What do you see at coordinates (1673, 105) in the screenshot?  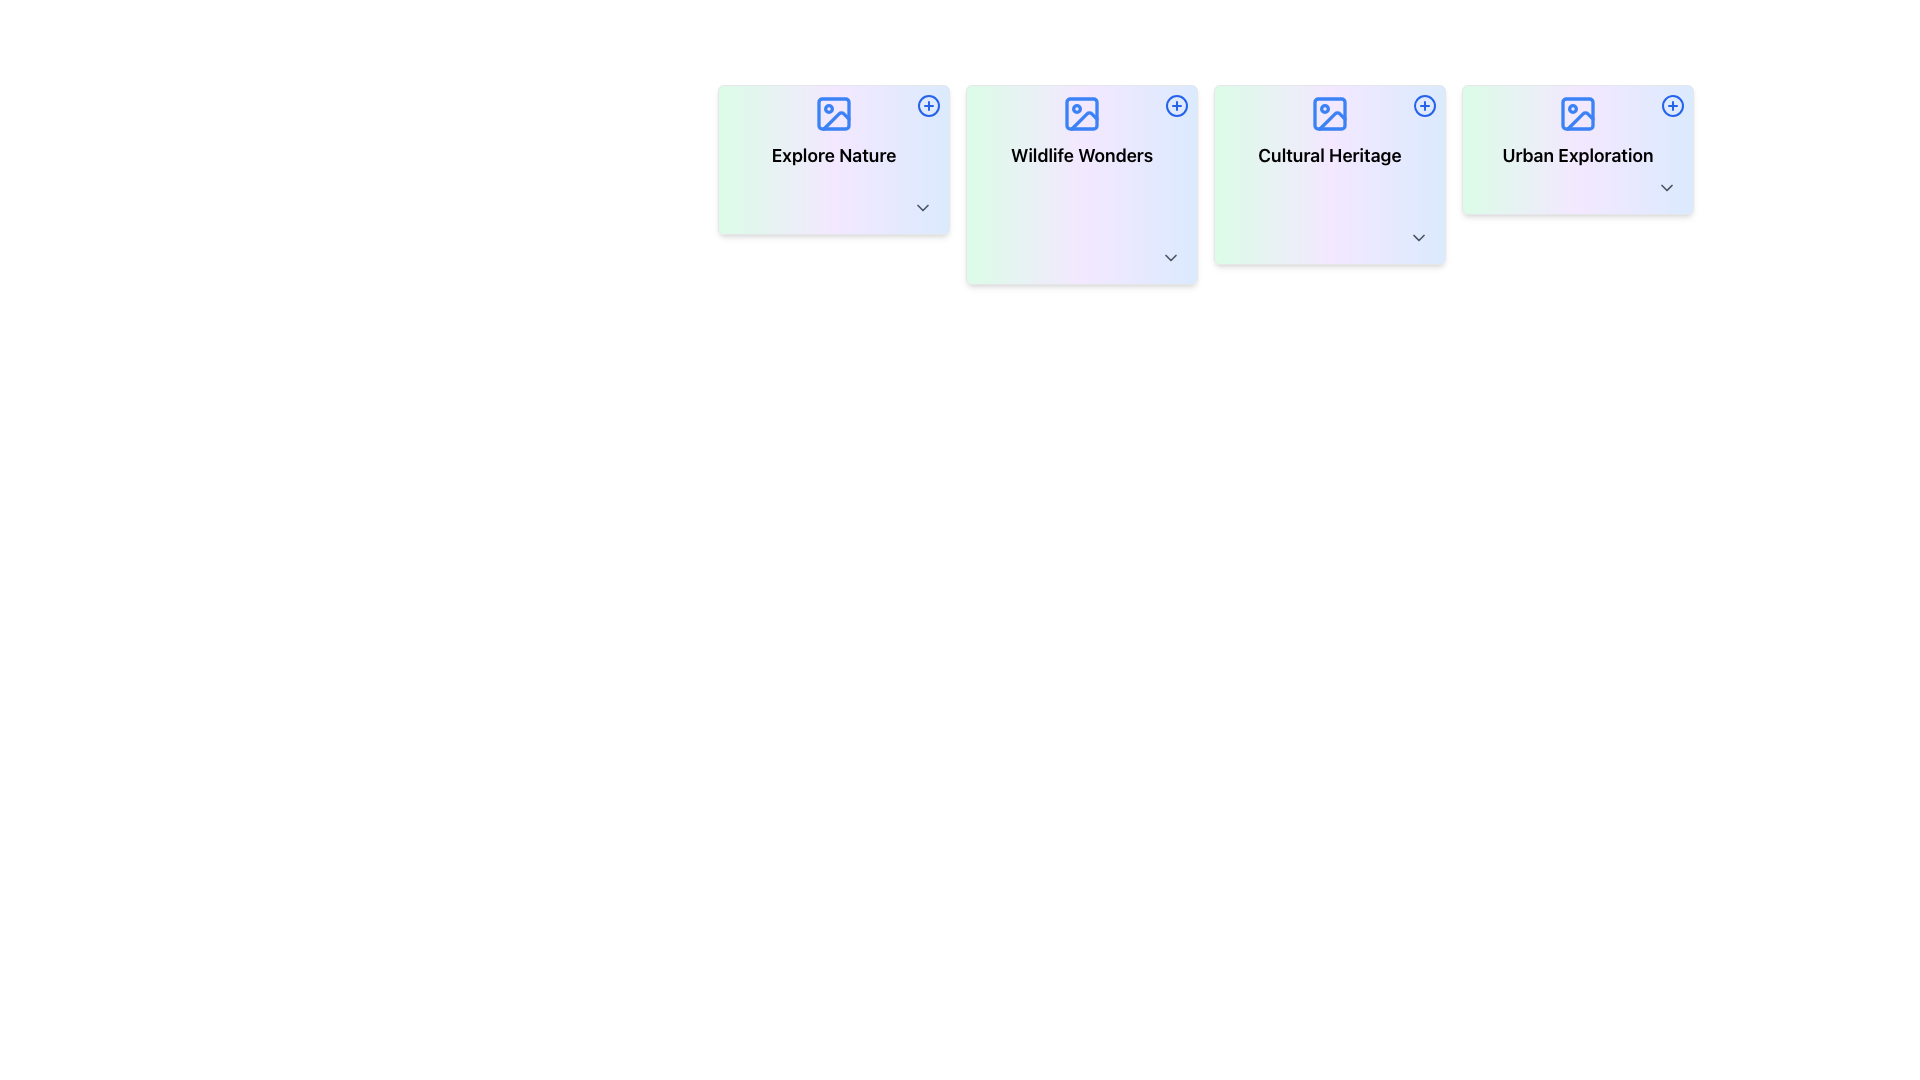 I see `the blue circular shape within the 'Urban Exploration' card, which is part of the plus icon in the top-right corner` at bounding box center [1673, 105].